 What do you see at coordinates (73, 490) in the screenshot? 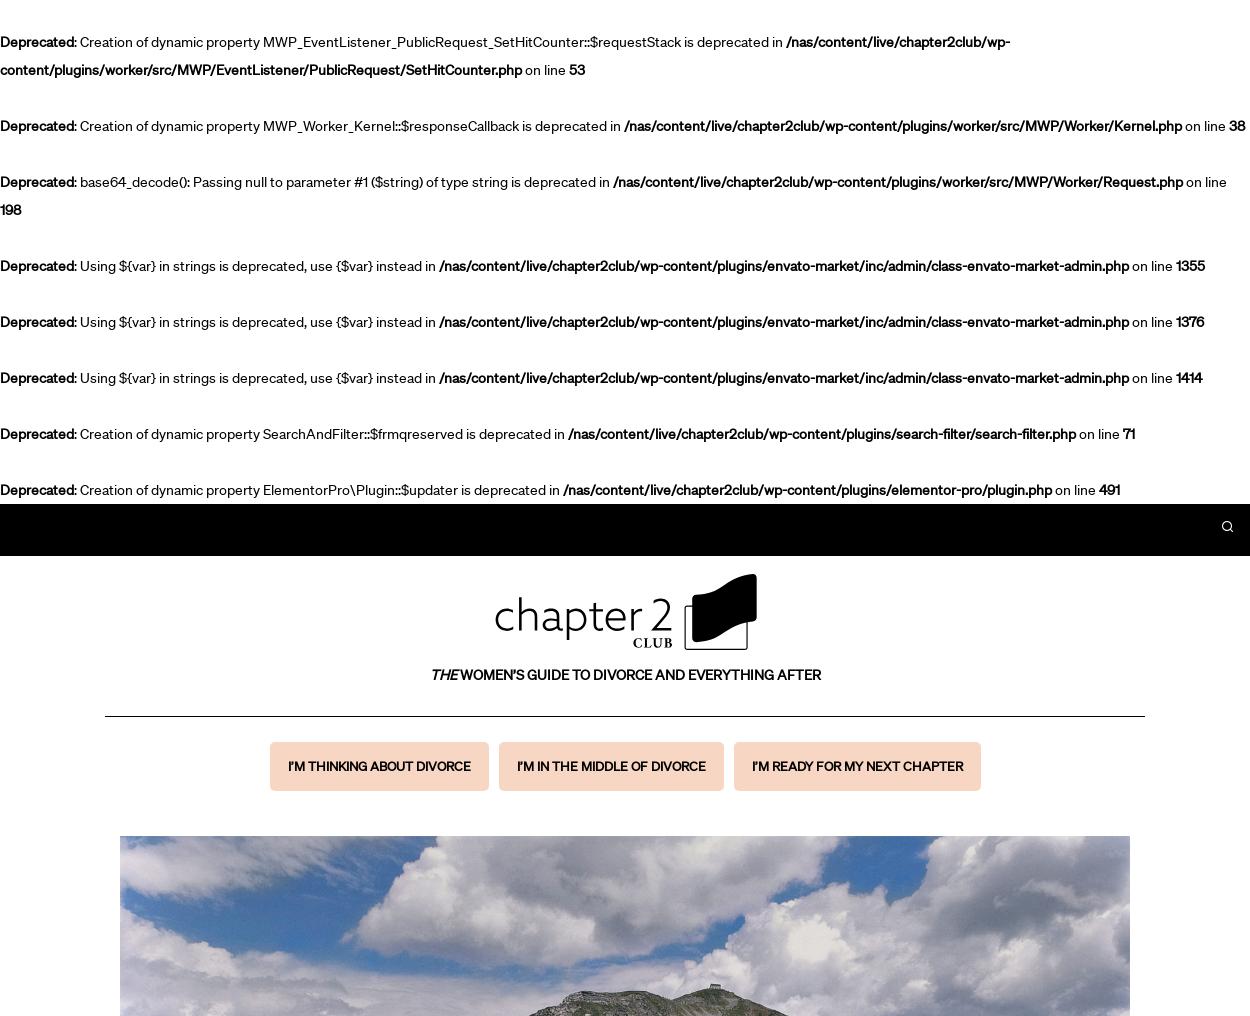
I see `':  Creation of dynamic property ElementorPro\Plugin::$updater is deprecated in'` at bounding box center [73, 490].